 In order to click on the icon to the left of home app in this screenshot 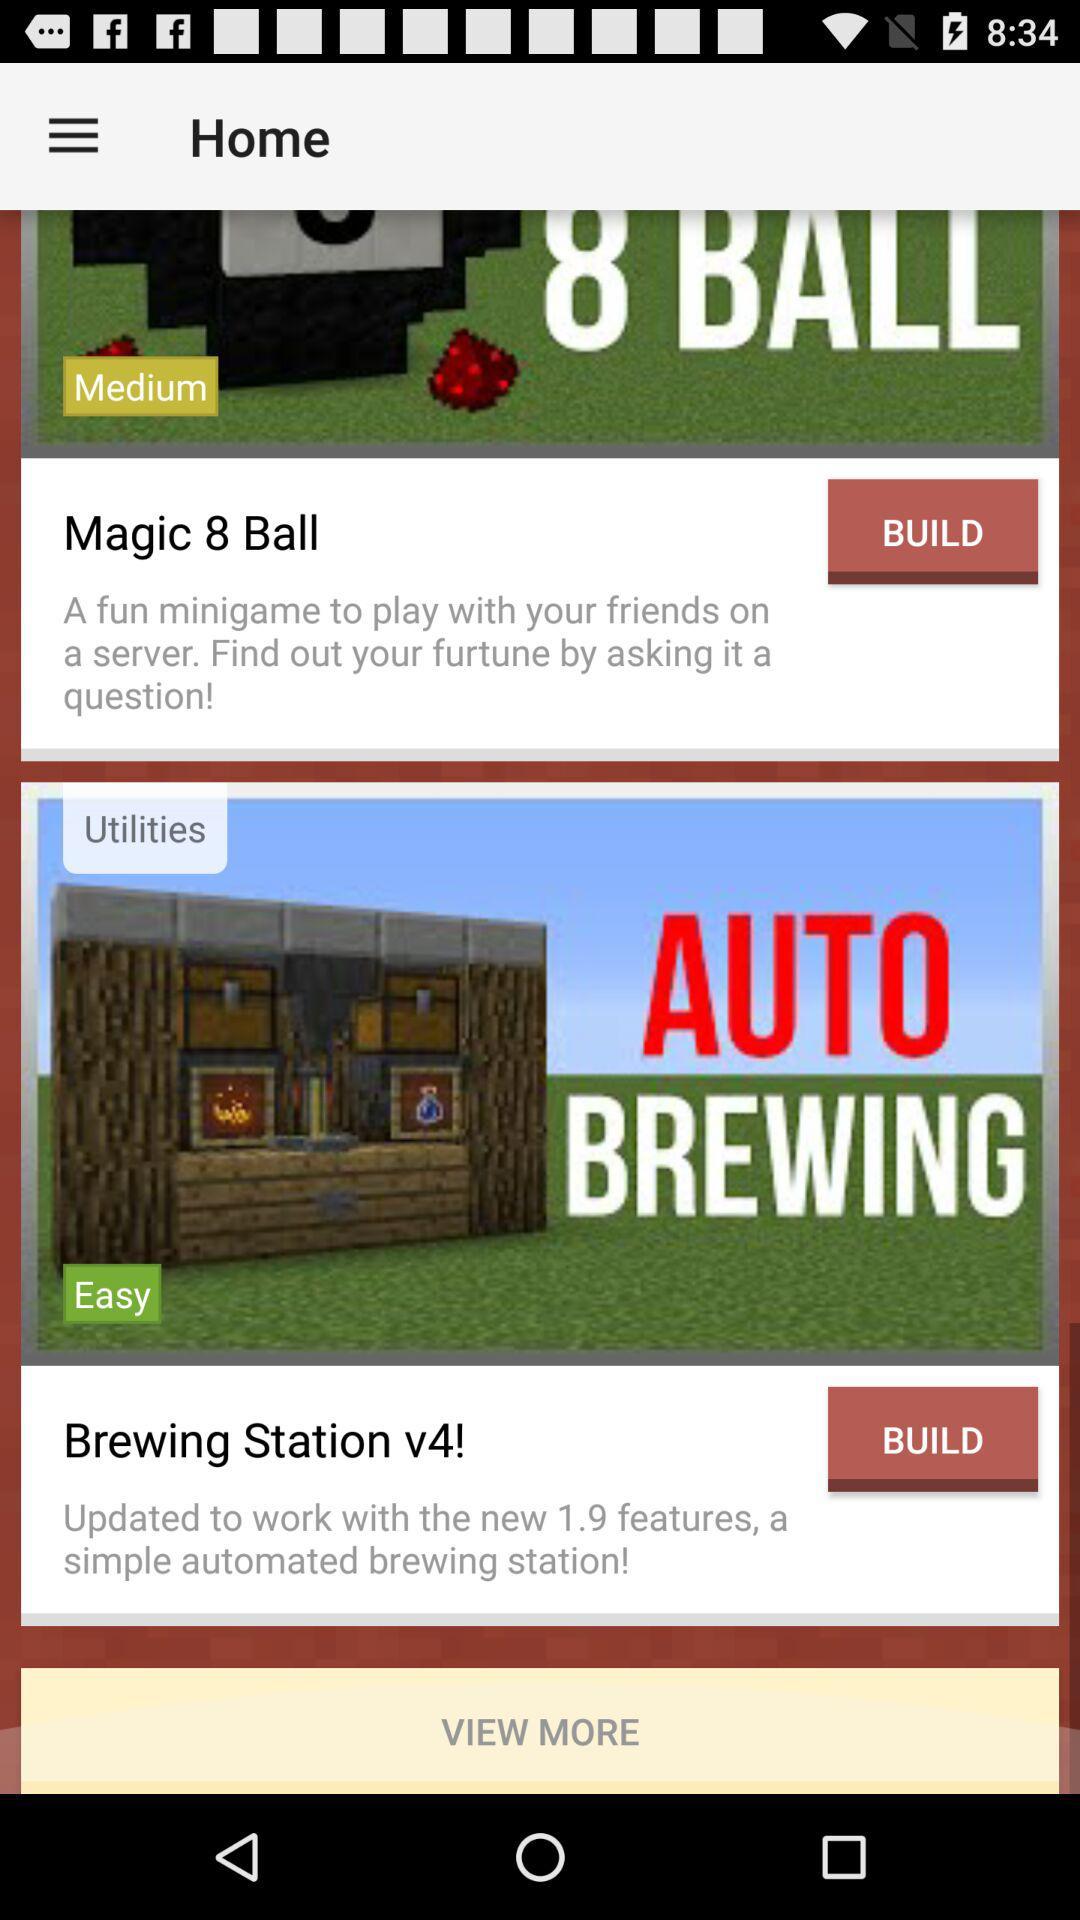, I will do `click(72, 135)`.